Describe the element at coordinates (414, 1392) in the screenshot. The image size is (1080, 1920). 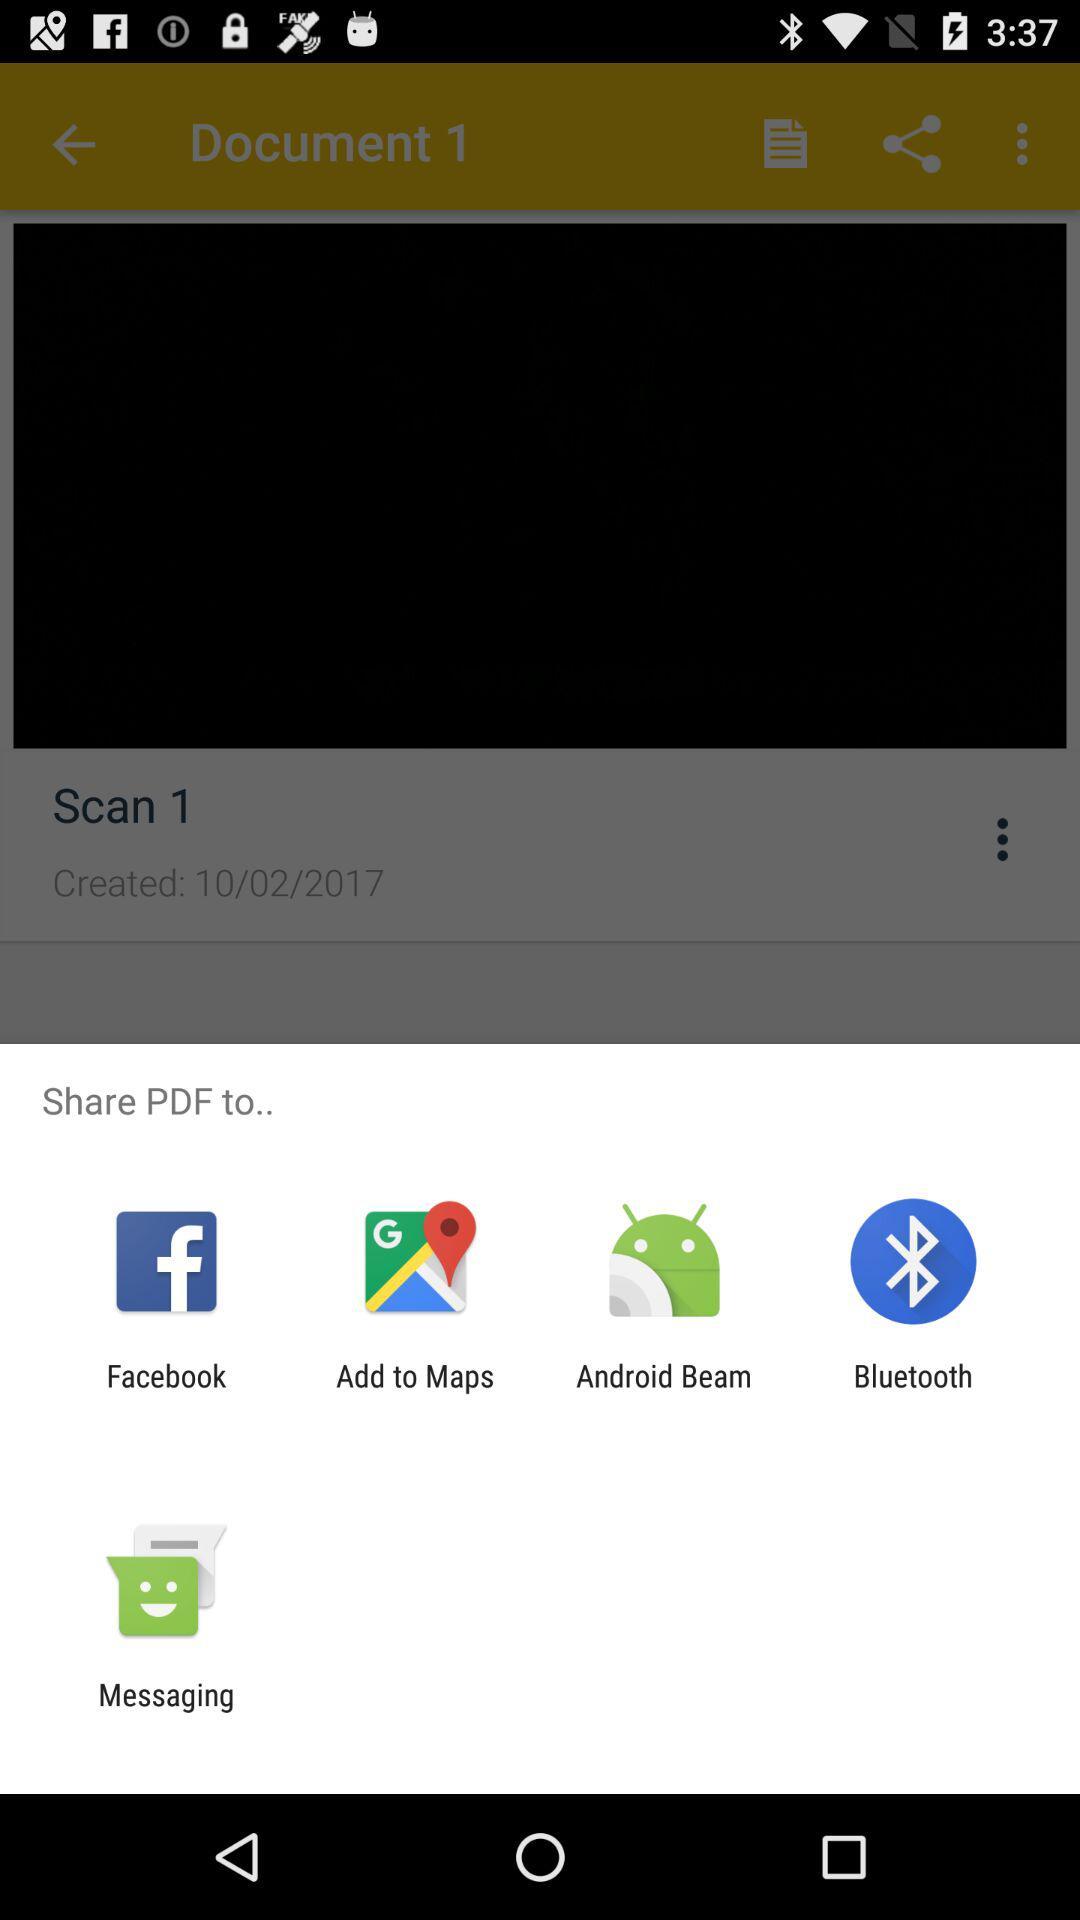
I see `the item next to facebook app` at that location.